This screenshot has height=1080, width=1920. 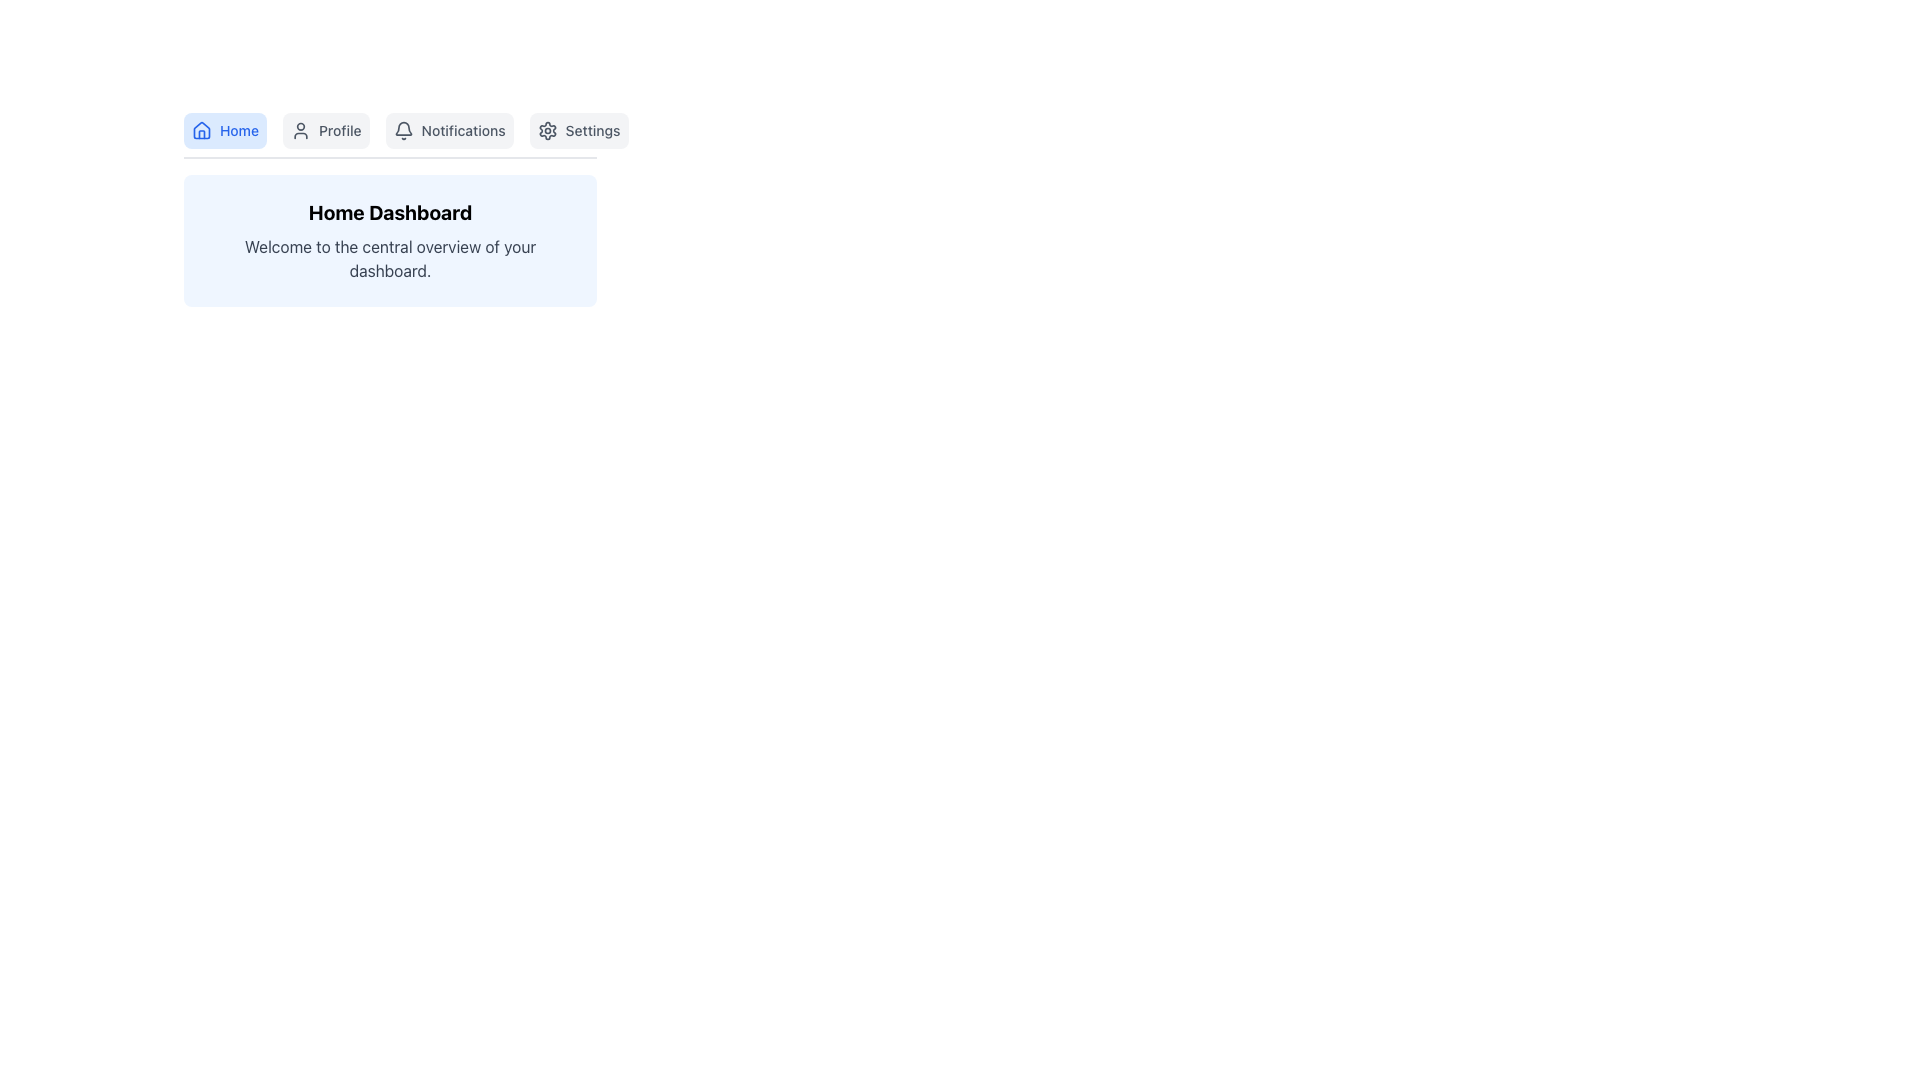 I want to click on the 'Settings' icon located at the top-right corner of the interface, so click(x=547, y=131).